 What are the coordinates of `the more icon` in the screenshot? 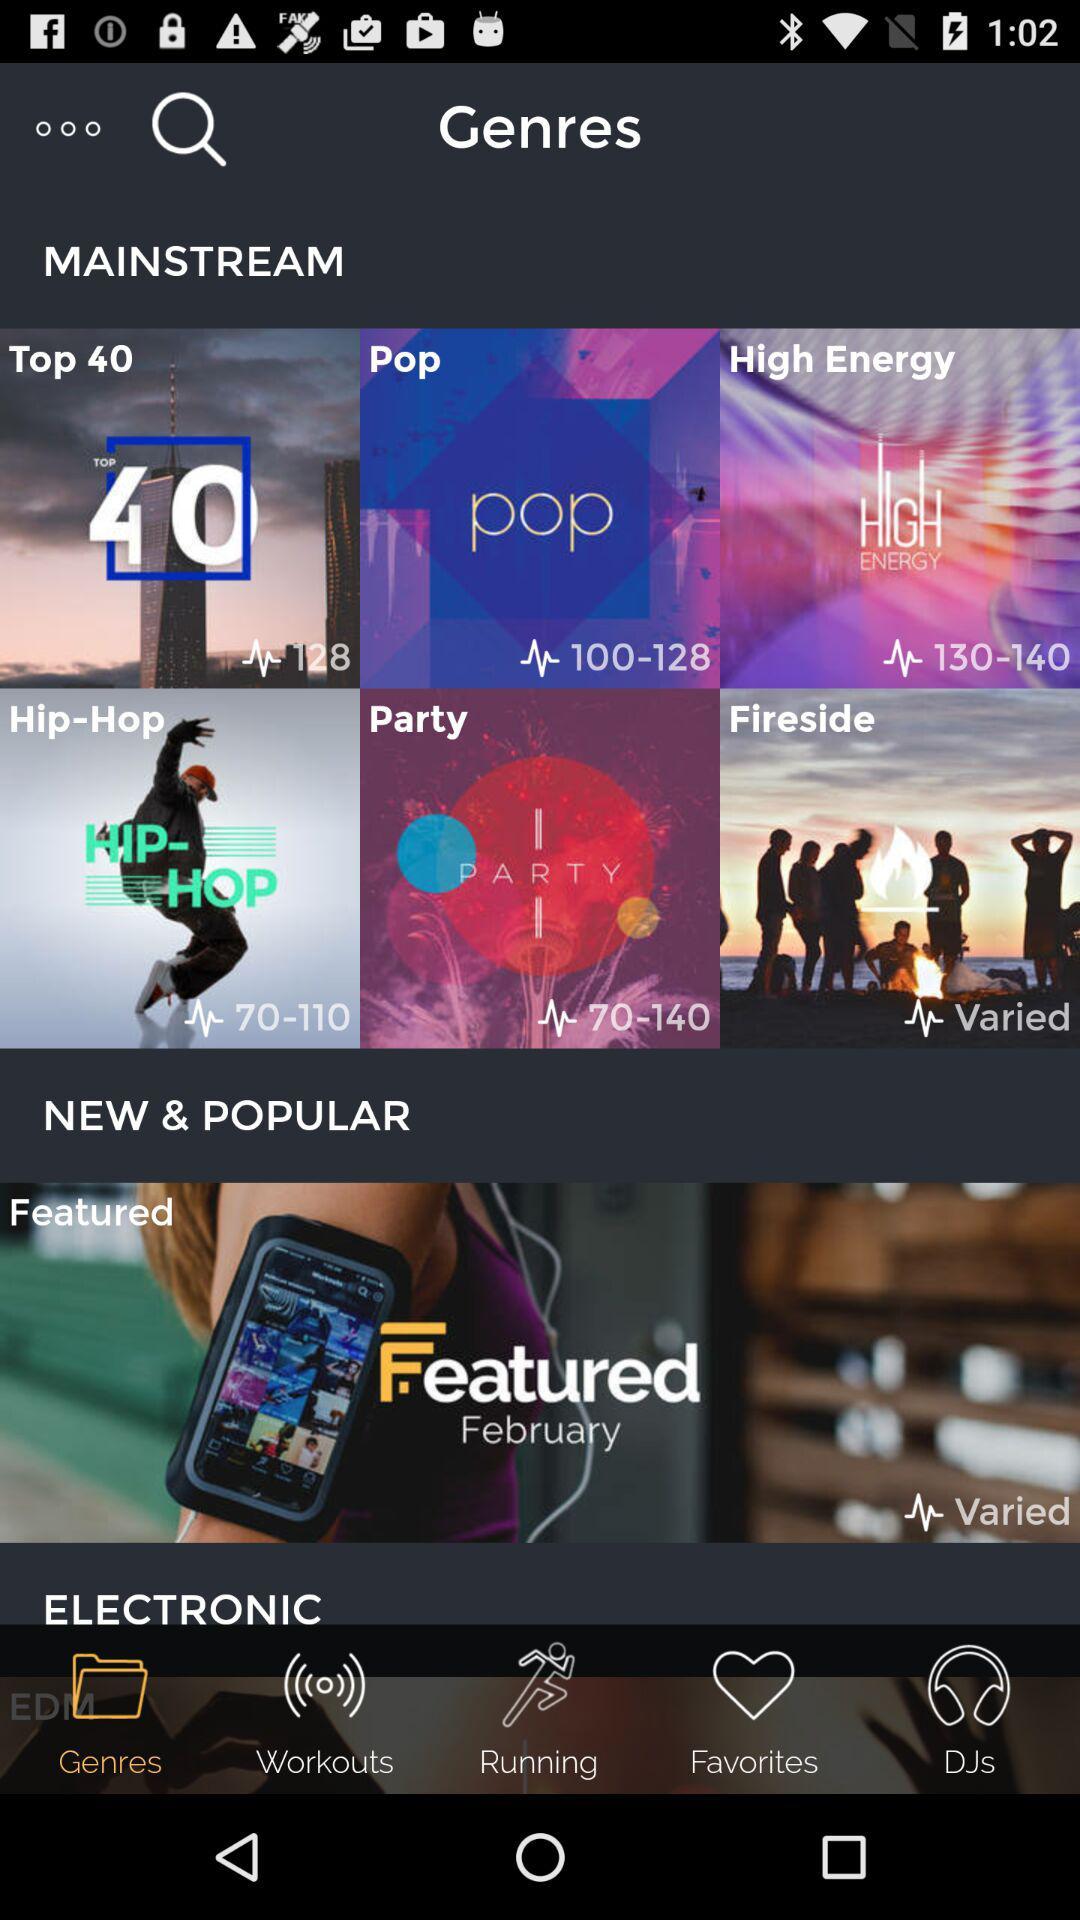 It's located at (68, 136).